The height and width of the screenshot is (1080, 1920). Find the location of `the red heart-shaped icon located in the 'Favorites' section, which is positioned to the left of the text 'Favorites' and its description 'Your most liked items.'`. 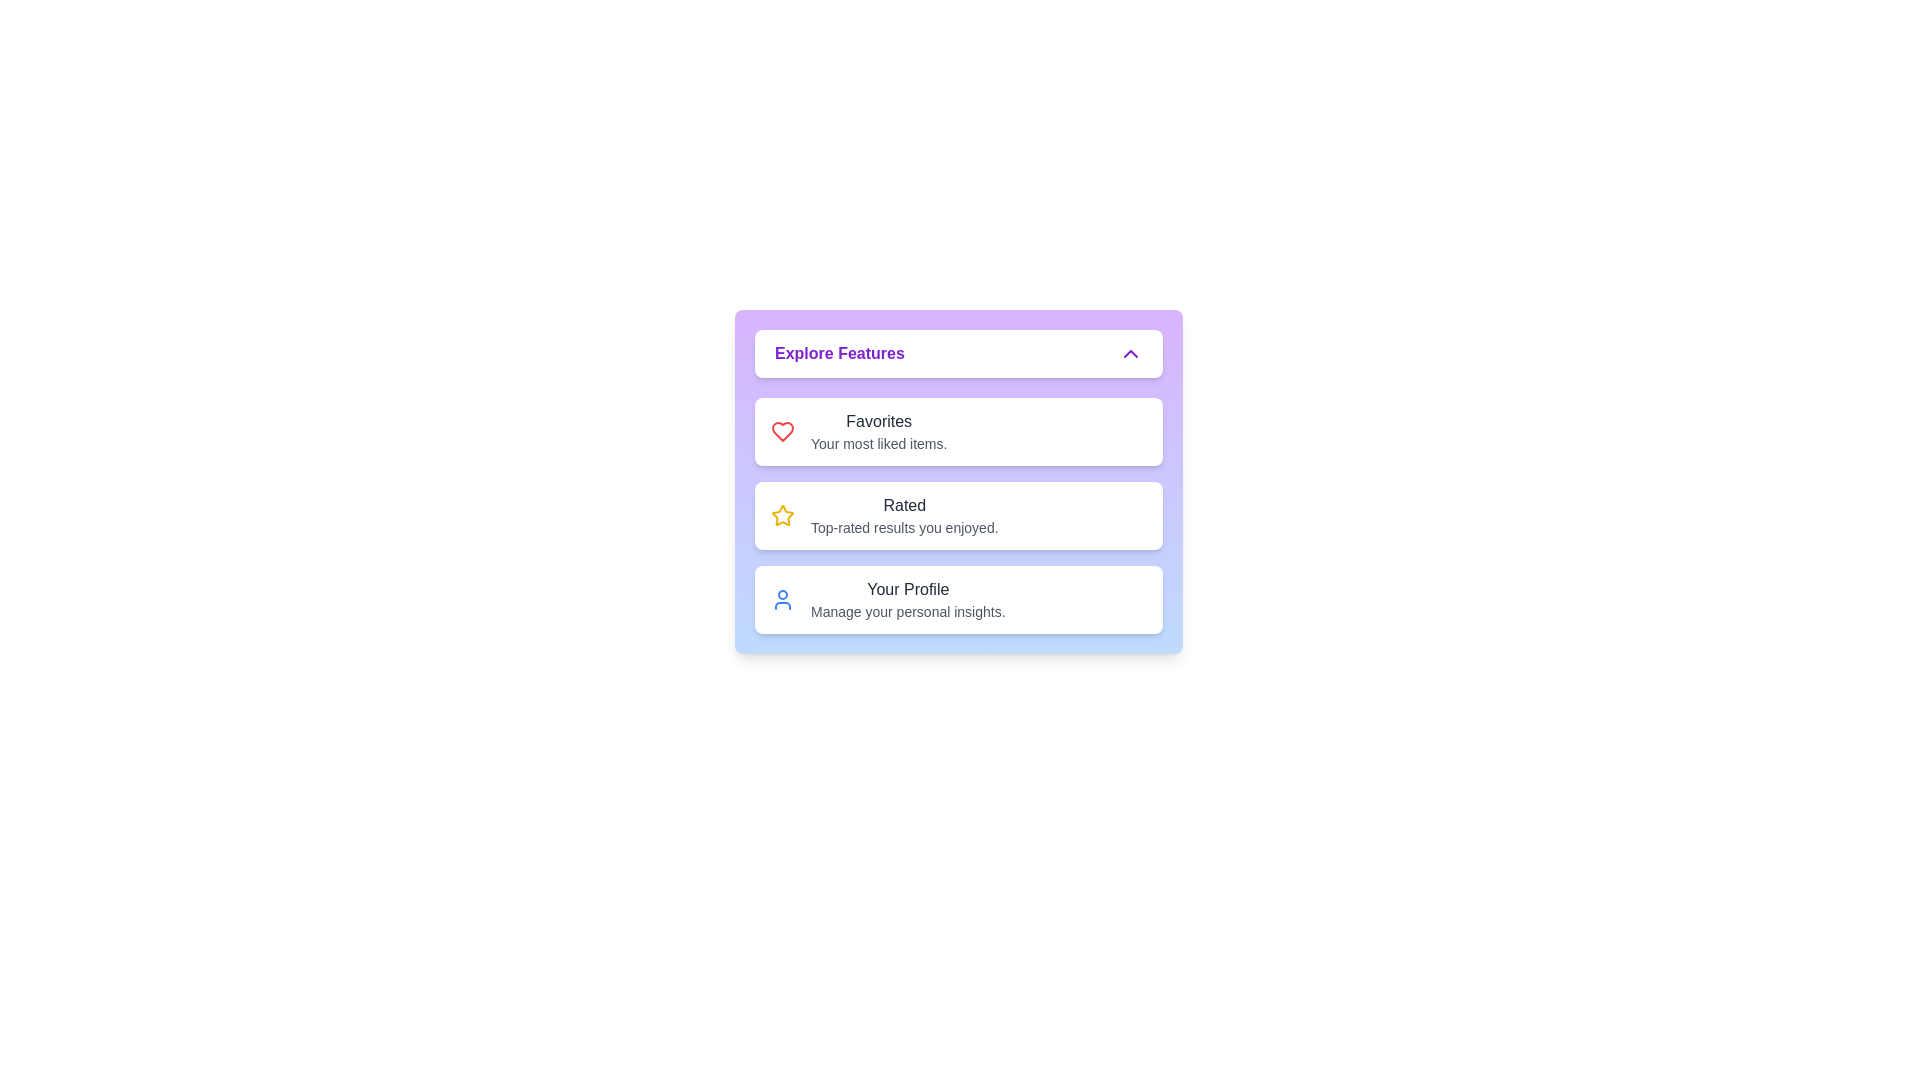

the red heart-shaped icon located in the 'Favorites' section, which is positioned to the left of the text 'Favorites' and its description 'Your most liked items.' is located at coordinates (781, 431).